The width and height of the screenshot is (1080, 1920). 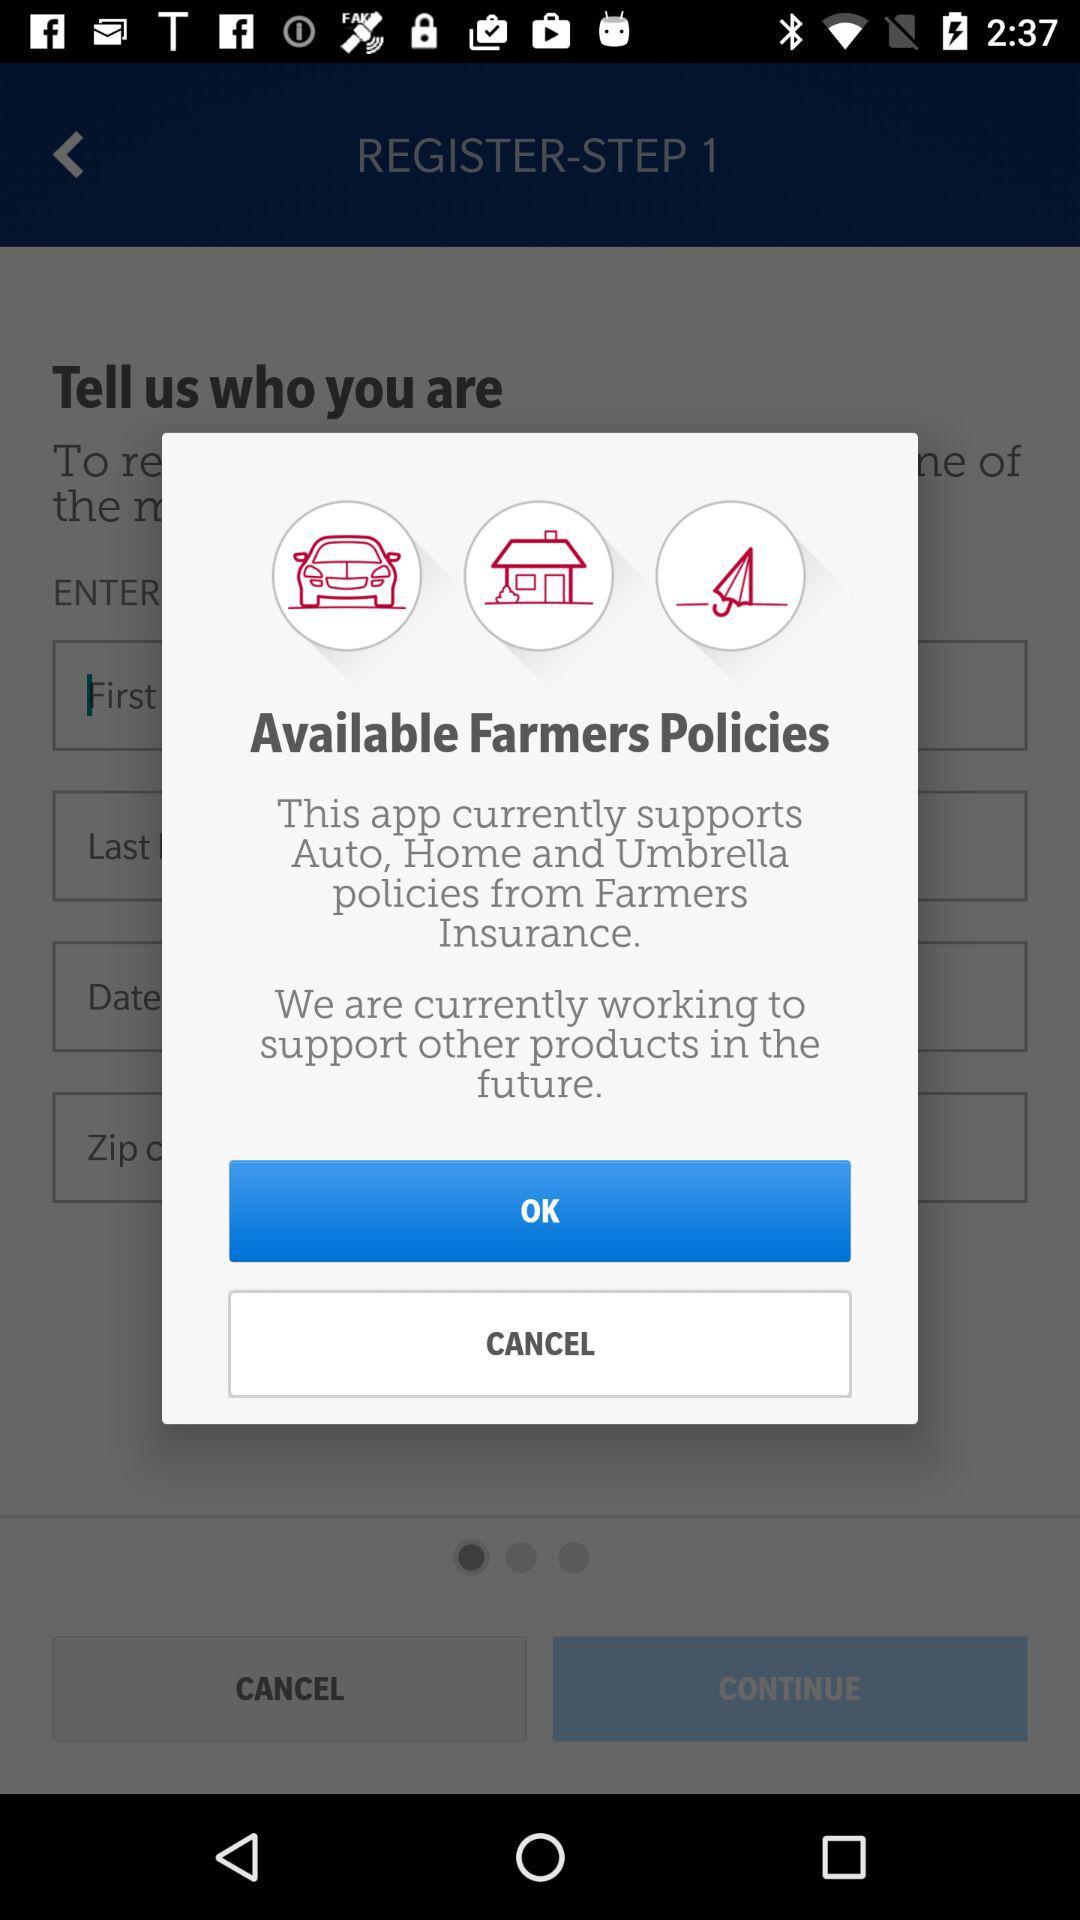 What do you see at coordinates (540, 1344) in the screenshot?
I see `cancel icon` at bounding box center [540, 1344].